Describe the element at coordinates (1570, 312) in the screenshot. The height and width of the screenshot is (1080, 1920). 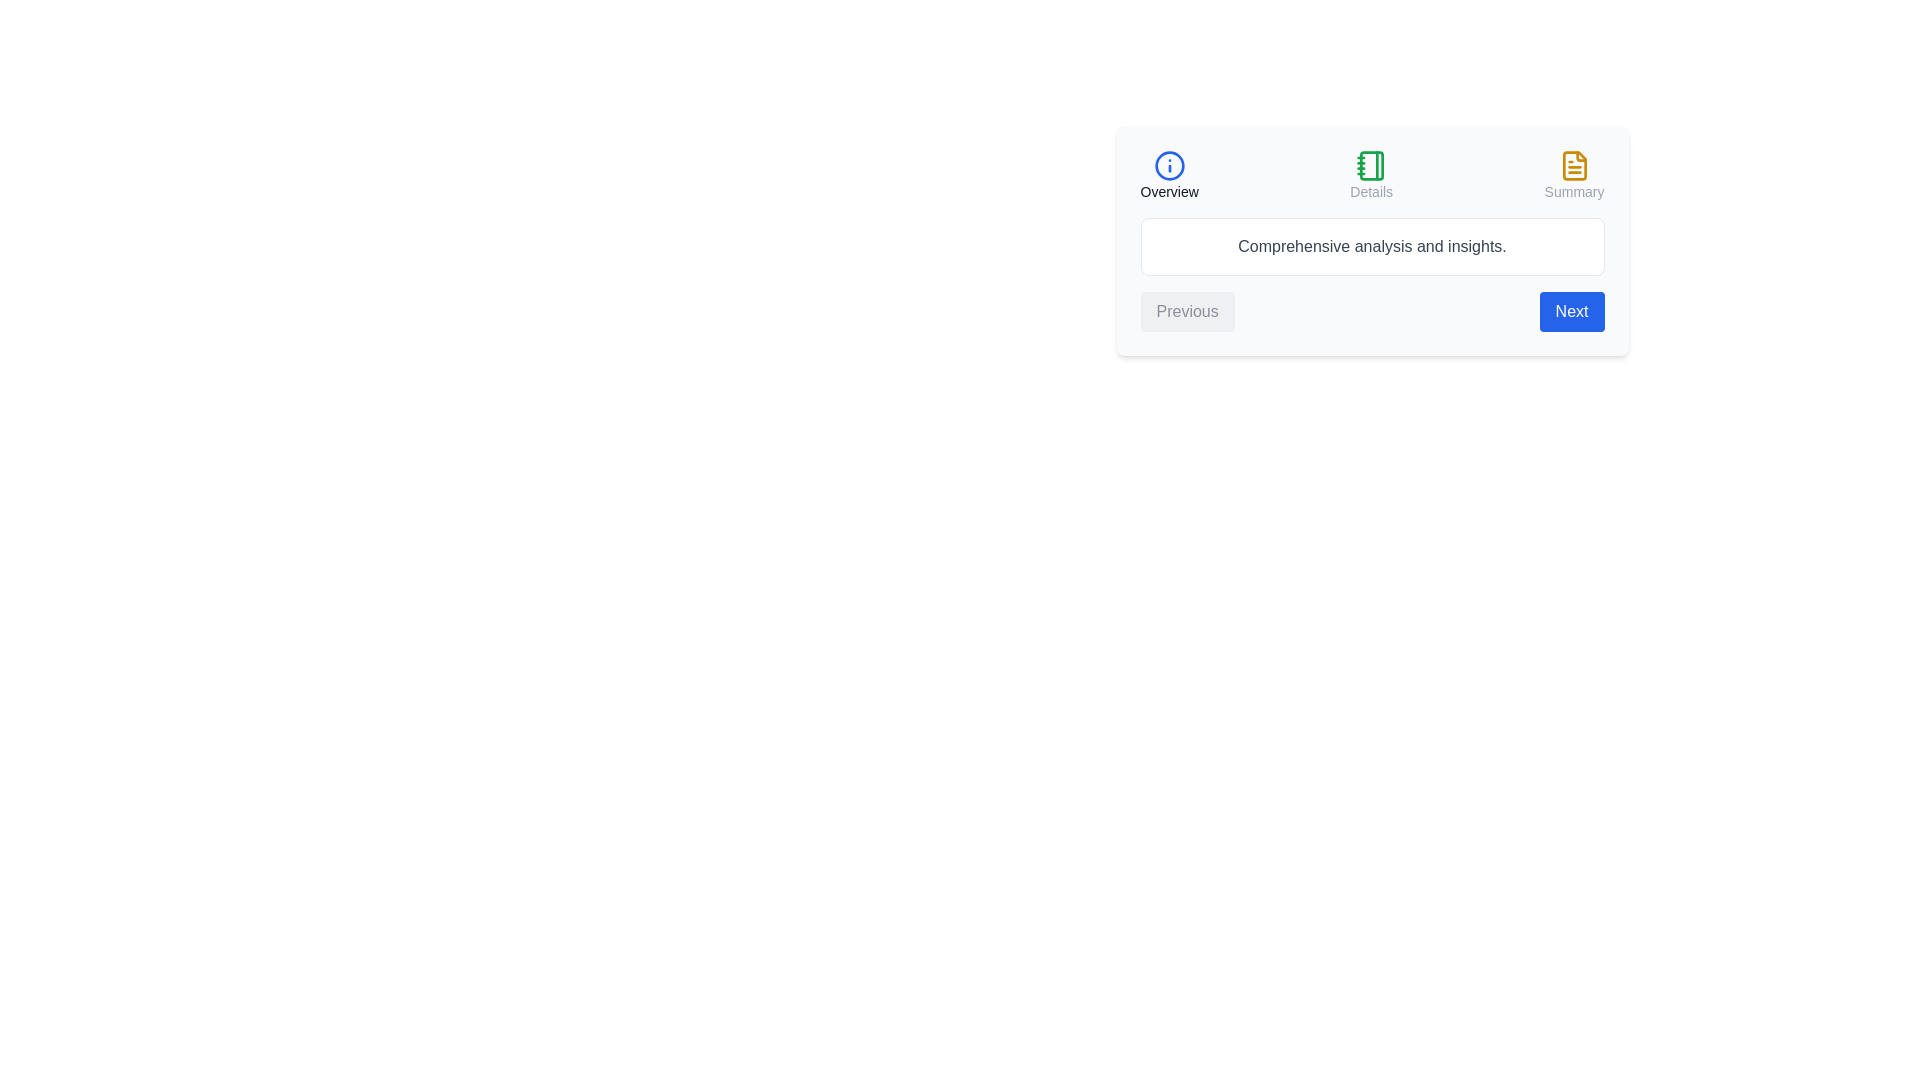
I see `'Next' button to move to the next step in the stepper` at that location.